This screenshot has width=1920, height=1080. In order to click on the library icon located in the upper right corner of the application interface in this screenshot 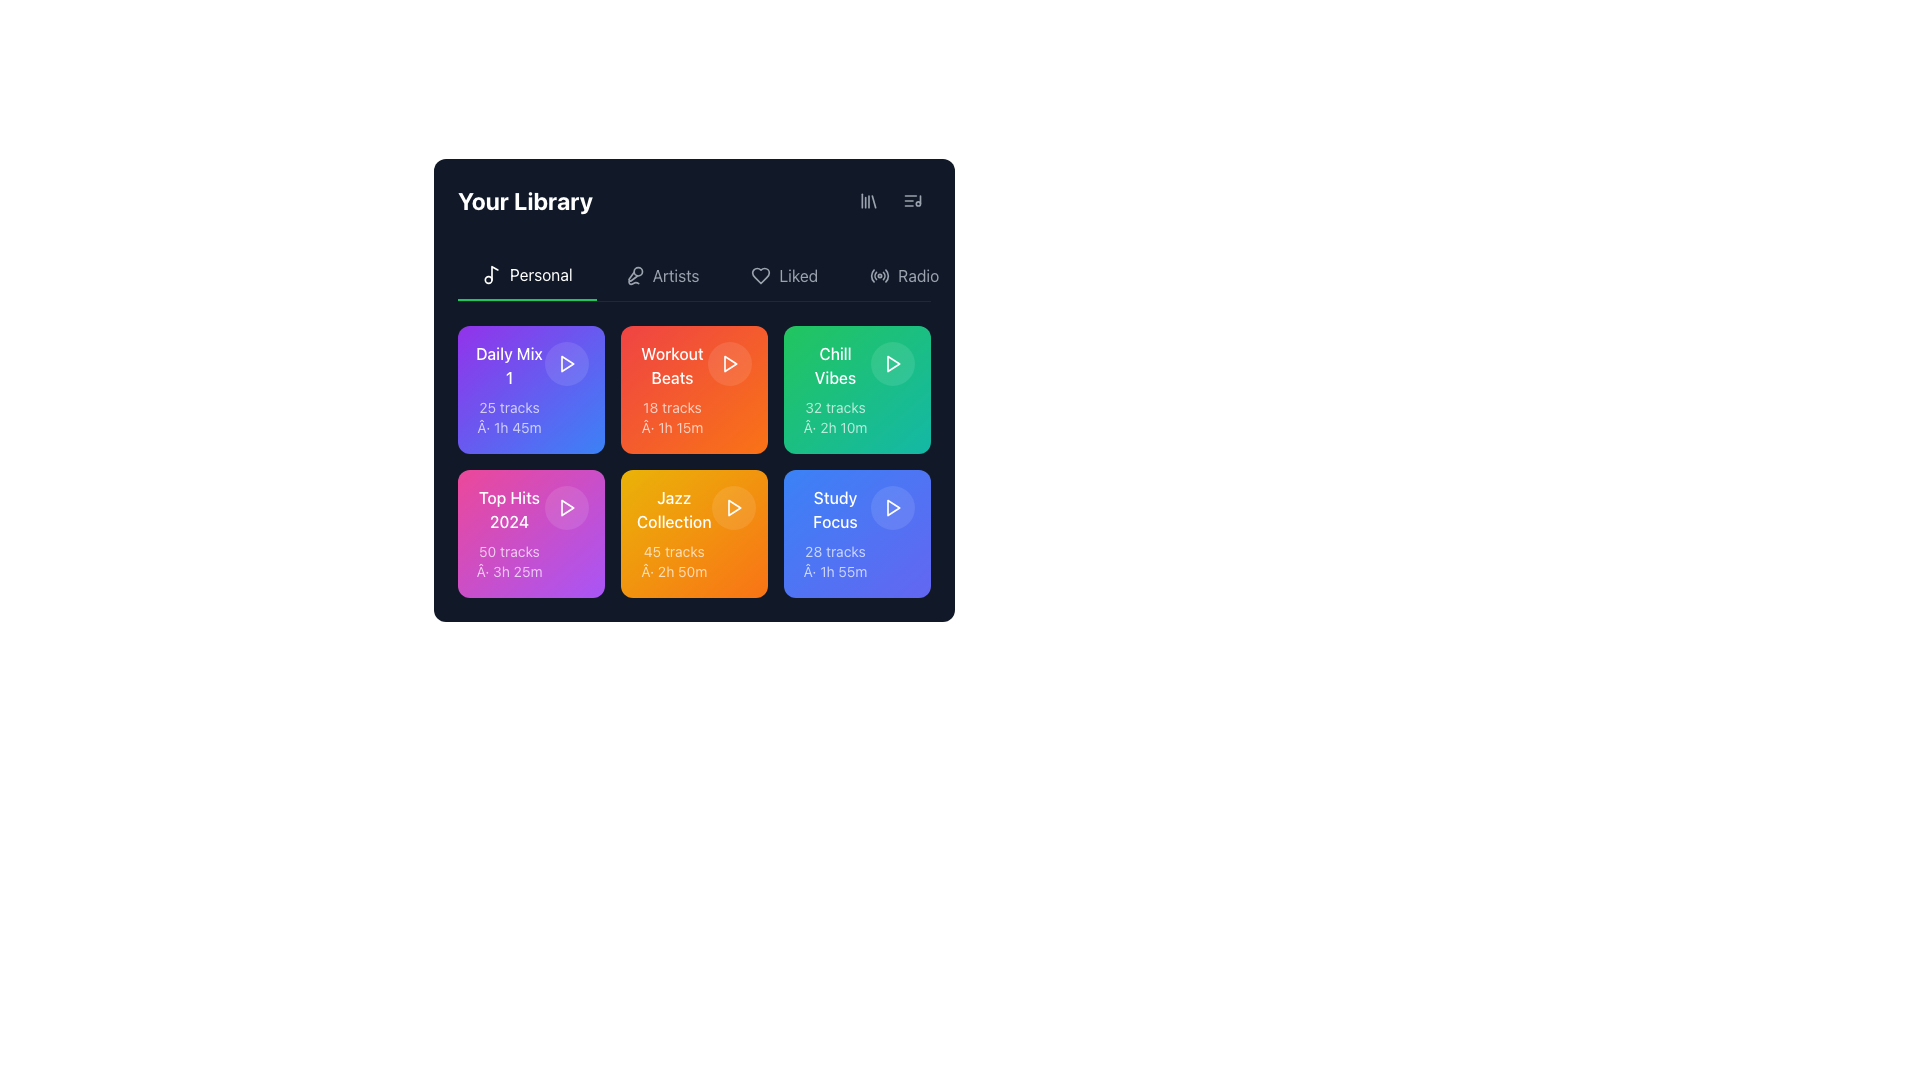, I will do `click(868, 200)`.